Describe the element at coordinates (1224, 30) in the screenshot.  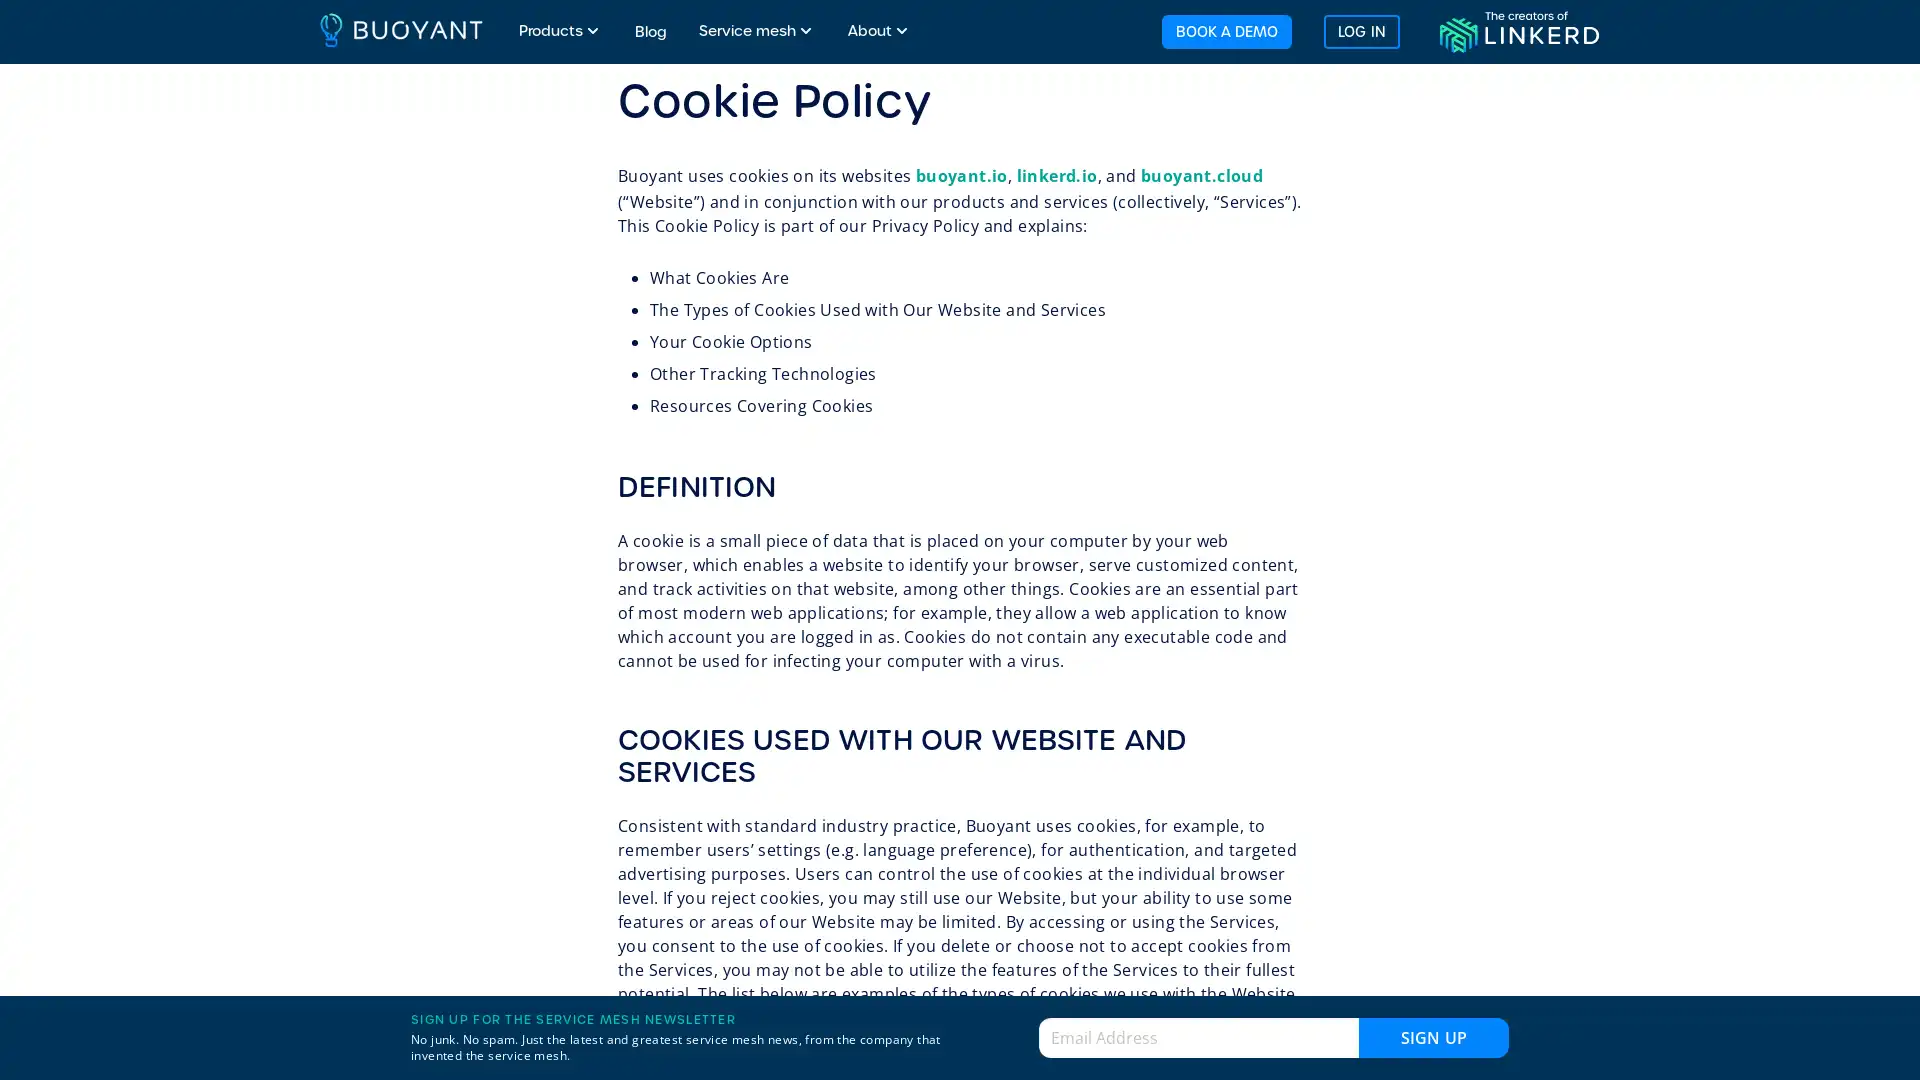
I see `BOOK A DEMO` at that location.